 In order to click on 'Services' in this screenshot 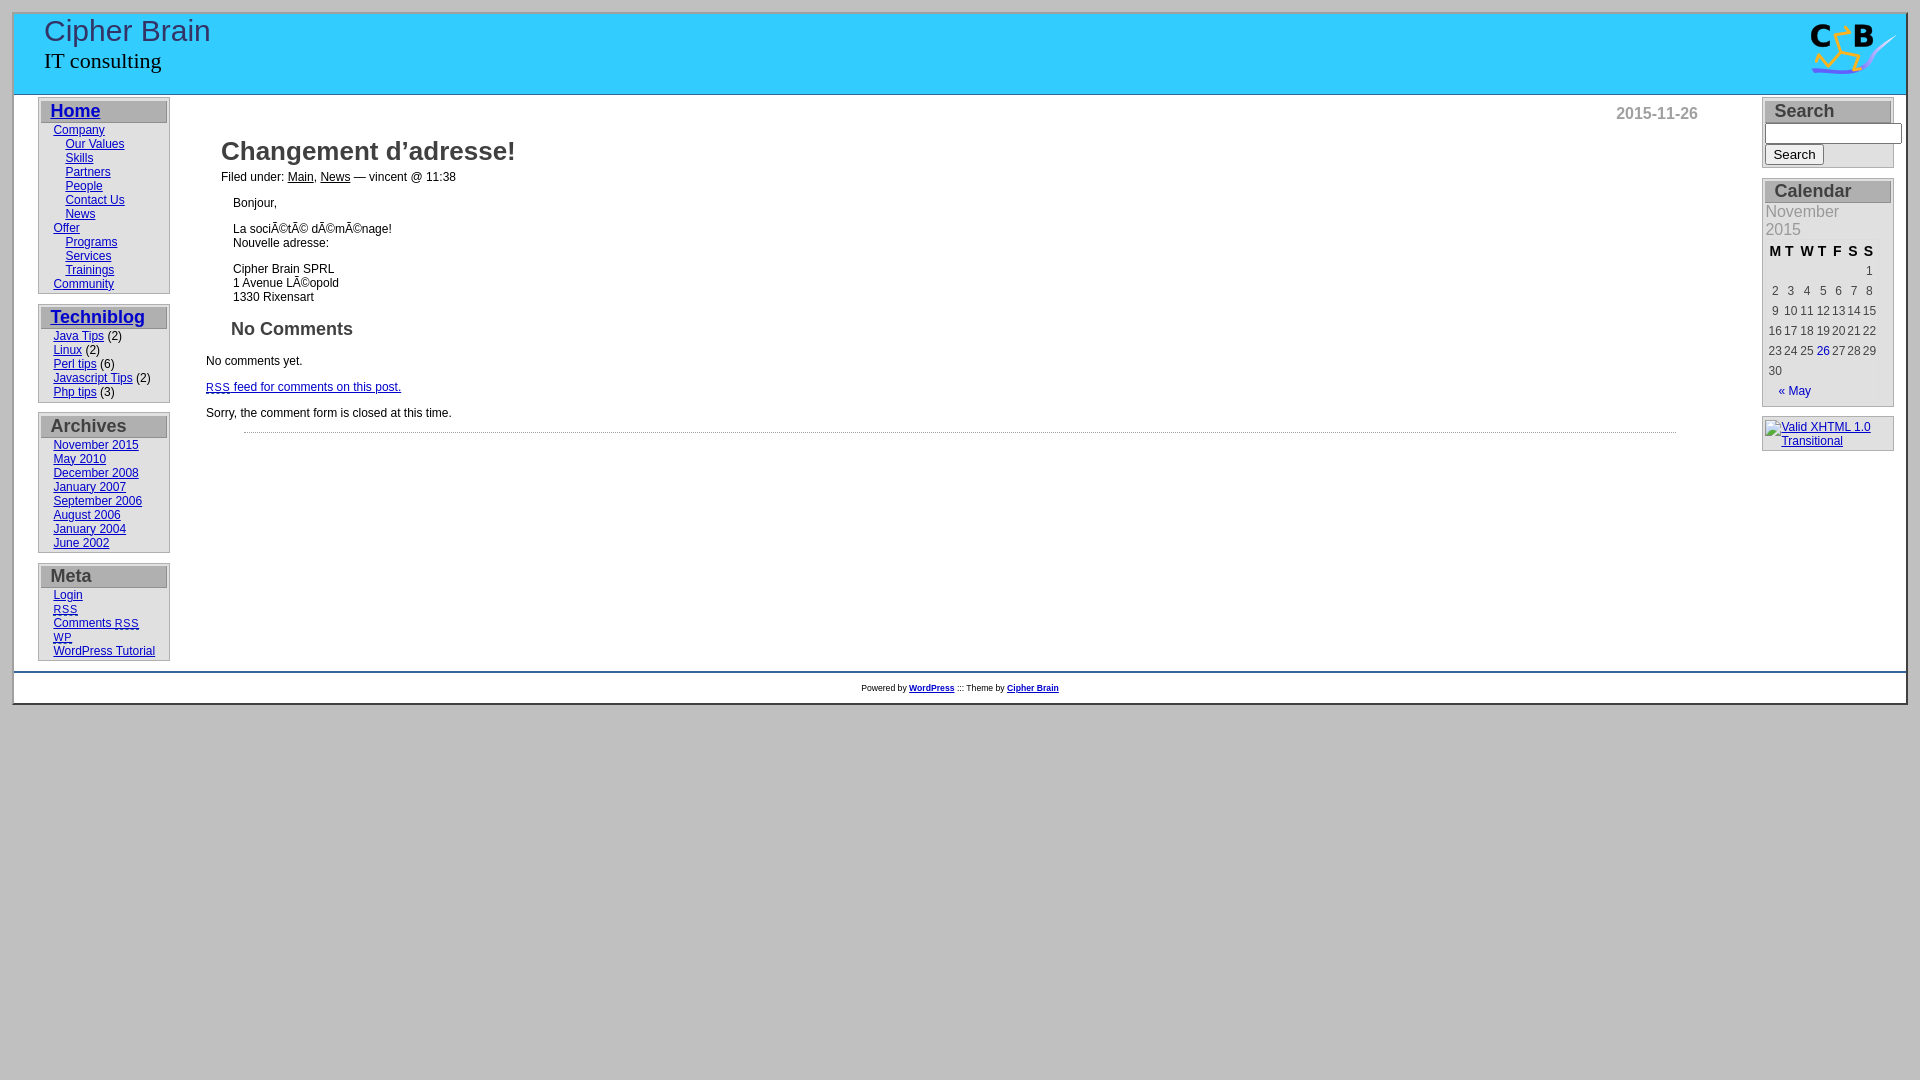, I will do `click(86, 254)`.